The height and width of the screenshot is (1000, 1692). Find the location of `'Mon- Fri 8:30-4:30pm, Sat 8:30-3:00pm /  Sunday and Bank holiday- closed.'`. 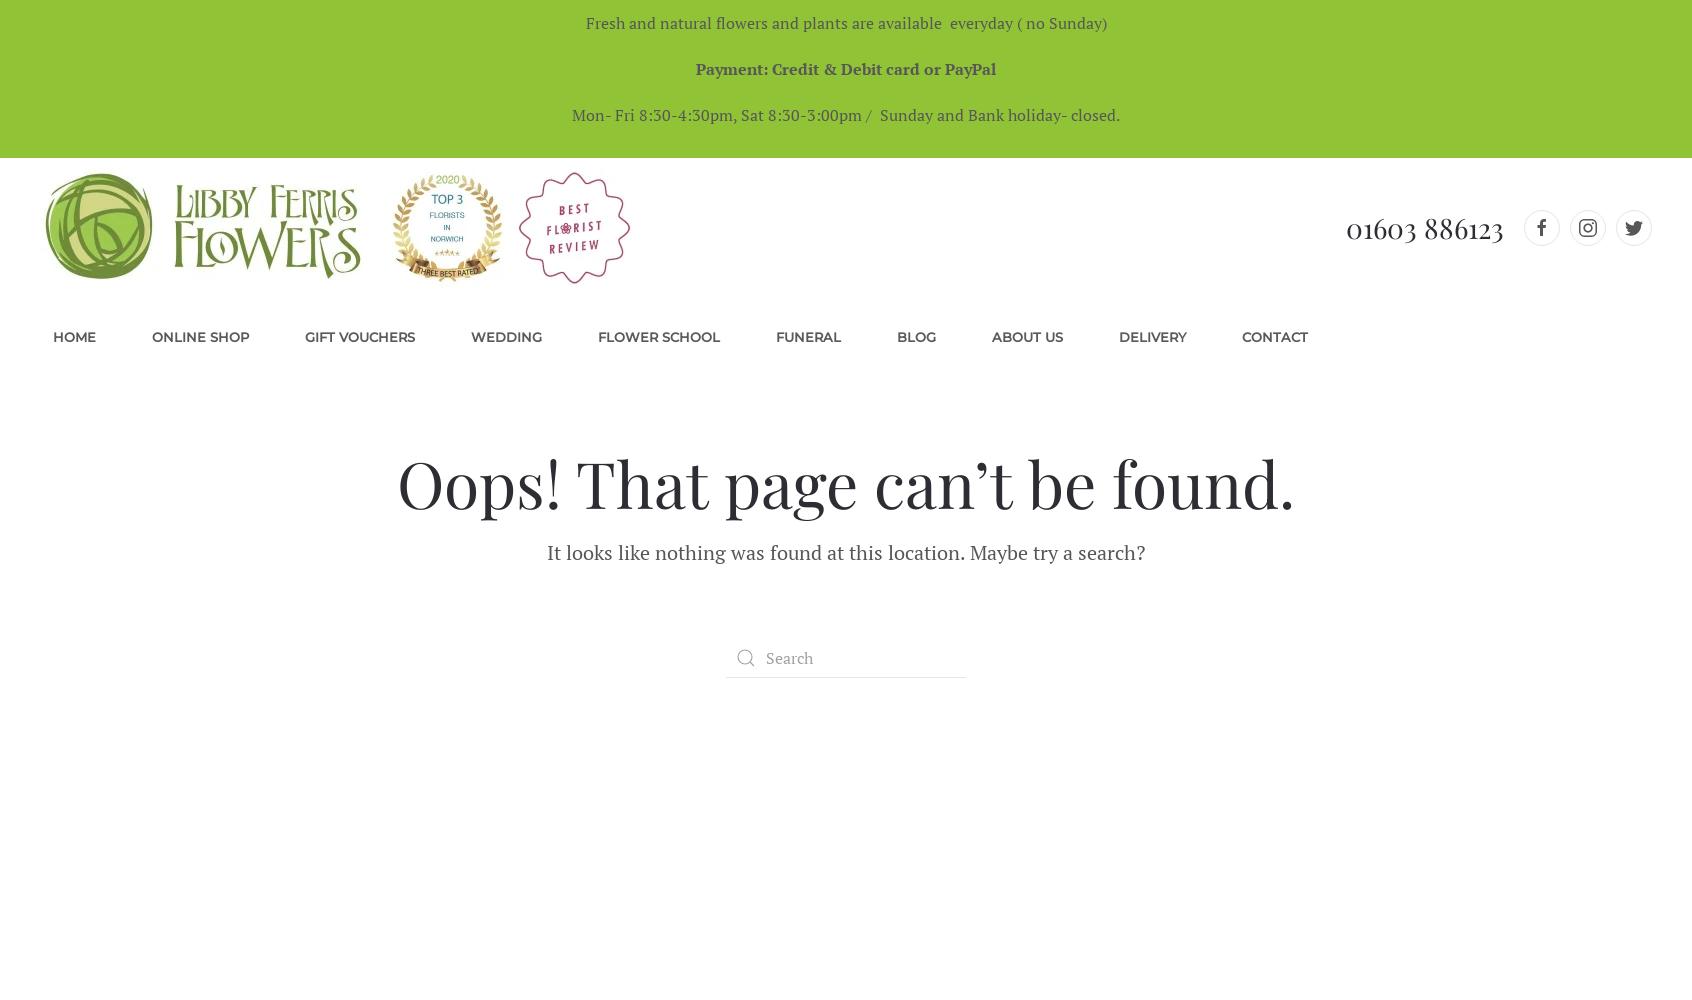

'Mon- Fri 8:30-4:30pm, Sat 8:30-3:00pm /  Sunday and Bank holiday- closed.' is located at coordinates (846, 114).